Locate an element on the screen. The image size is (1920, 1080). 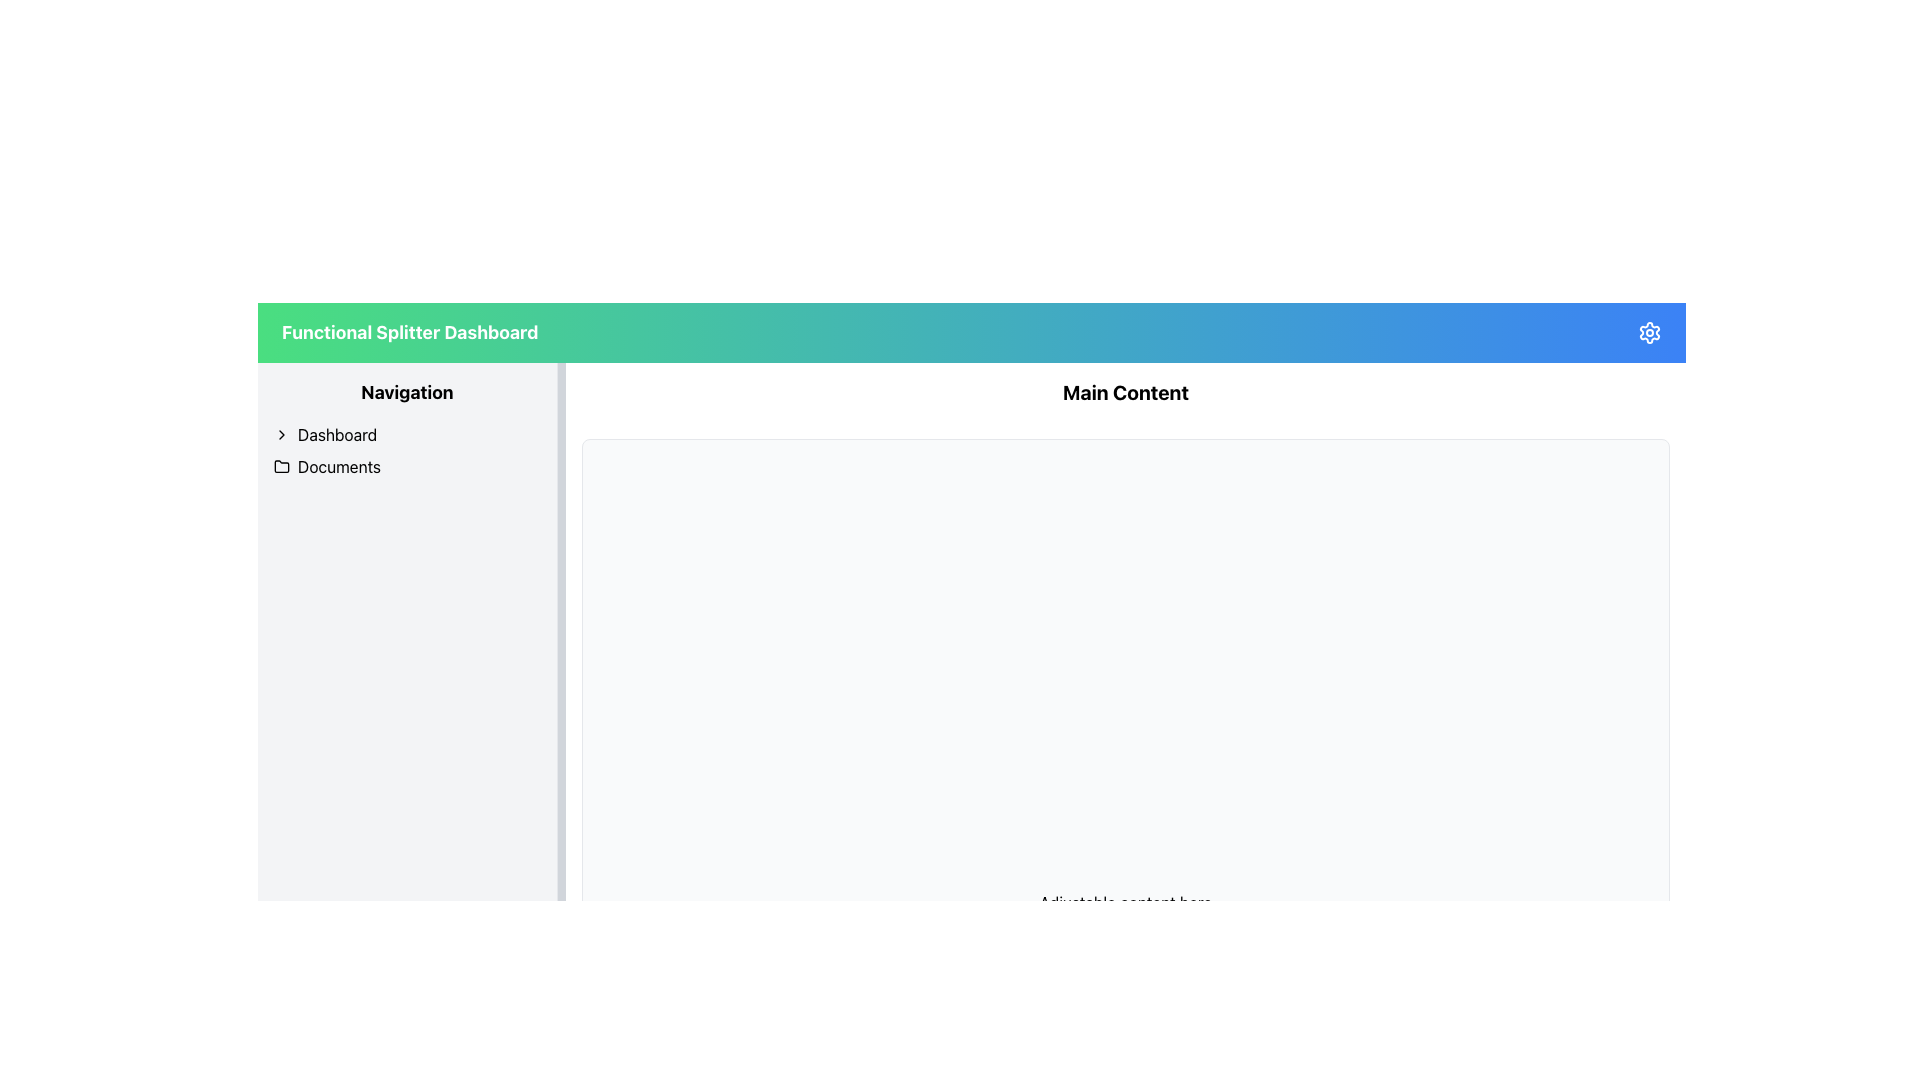
the 'Documents' menu item label located in the vertical navigation area on the left side of the interface, positioned as the second item below 'Dashboard', beside a folder icon is located at coordinates (339, 466).